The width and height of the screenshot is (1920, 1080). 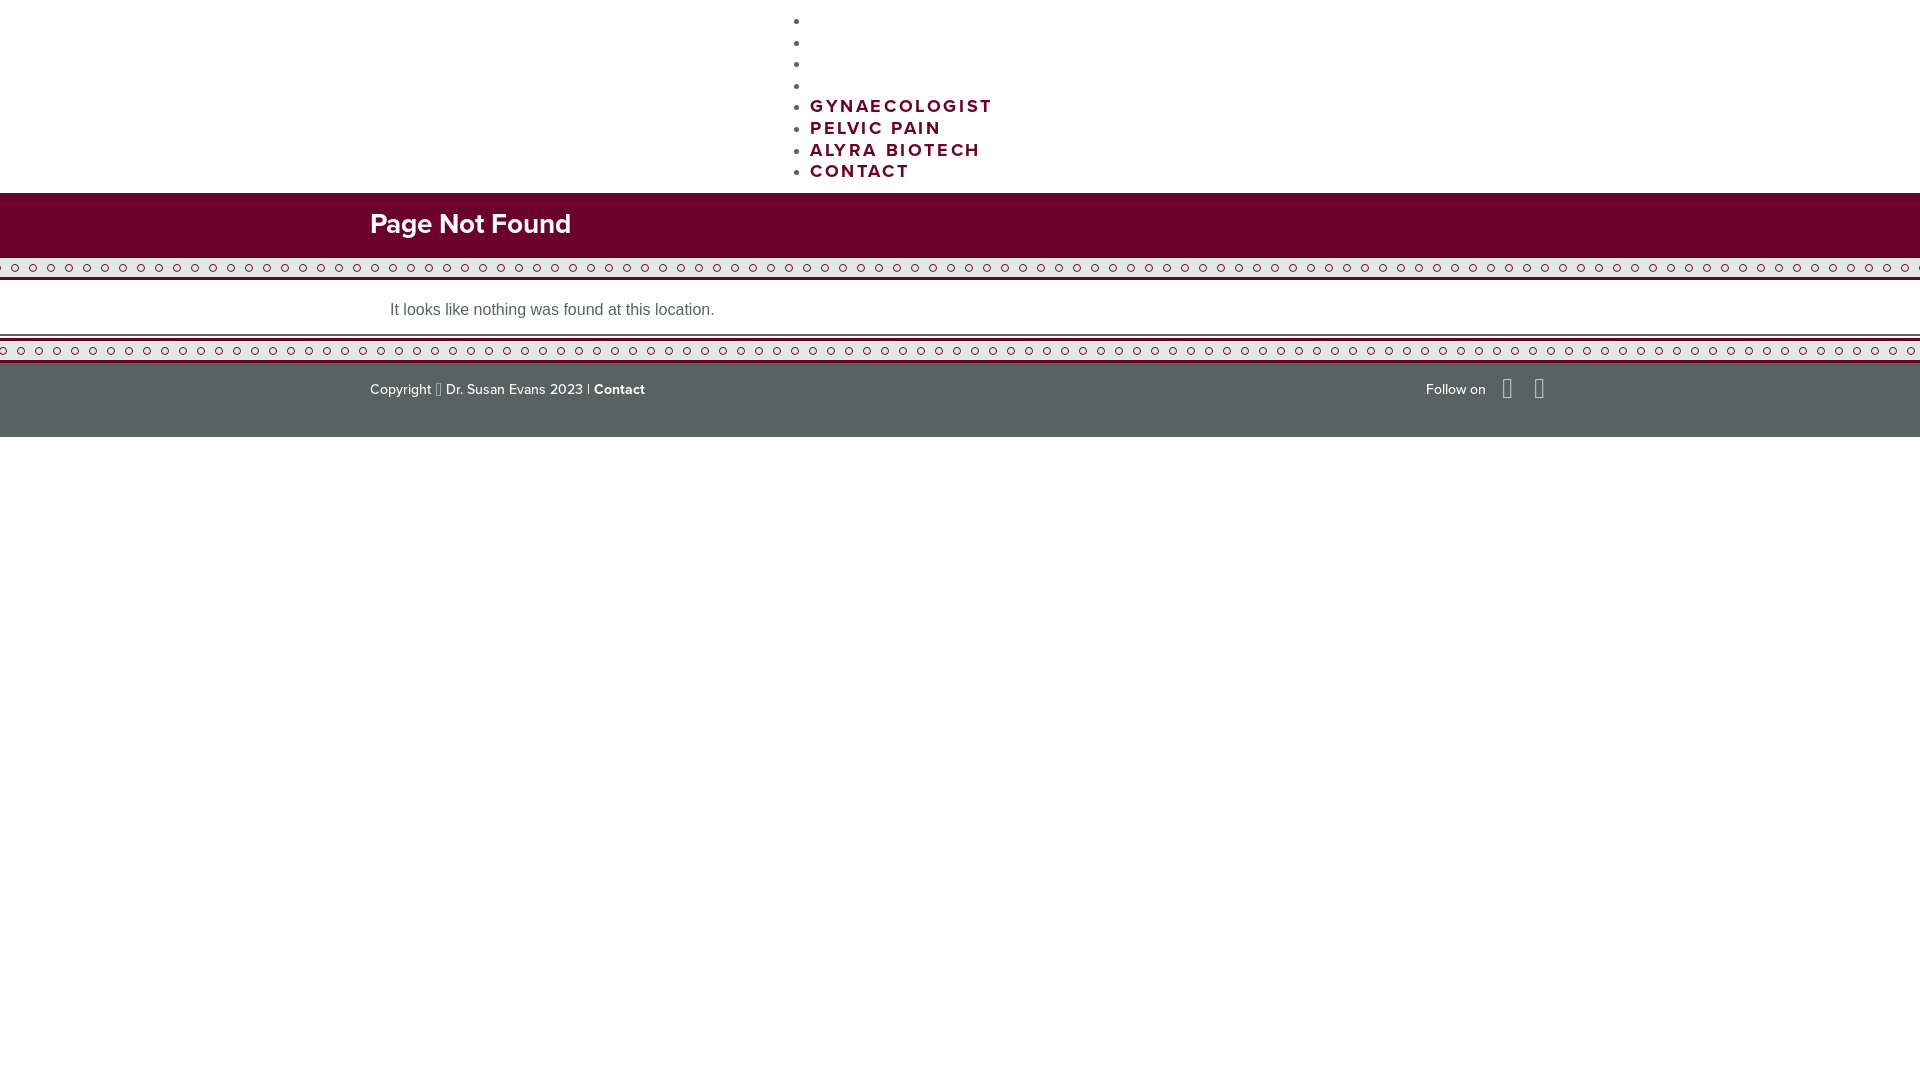 What do you see at coordinates (894, 149) in the screenshot?
I see `'ALYRA BIOTECH'` at bounding box center [894, 149].